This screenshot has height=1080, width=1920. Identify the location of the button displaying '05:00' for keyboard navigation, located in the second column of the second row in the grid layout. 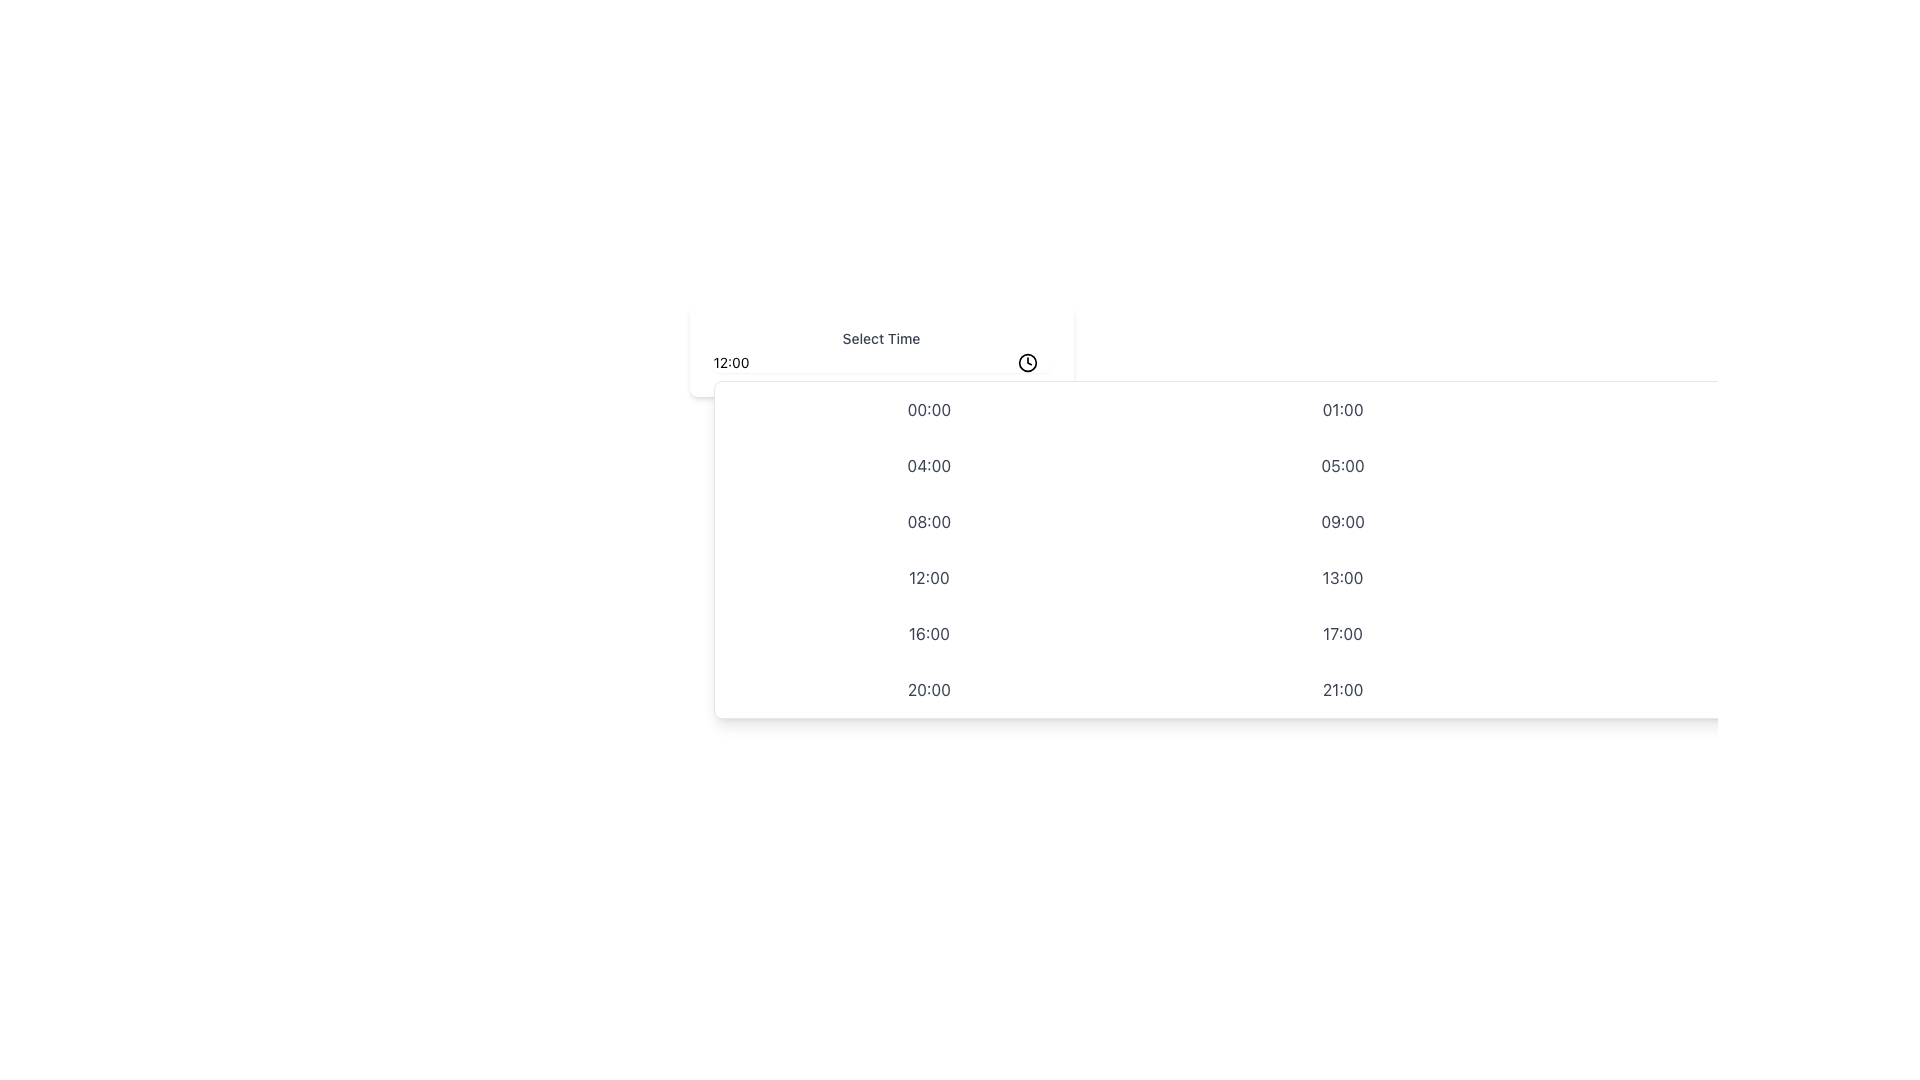
(1343, 466).